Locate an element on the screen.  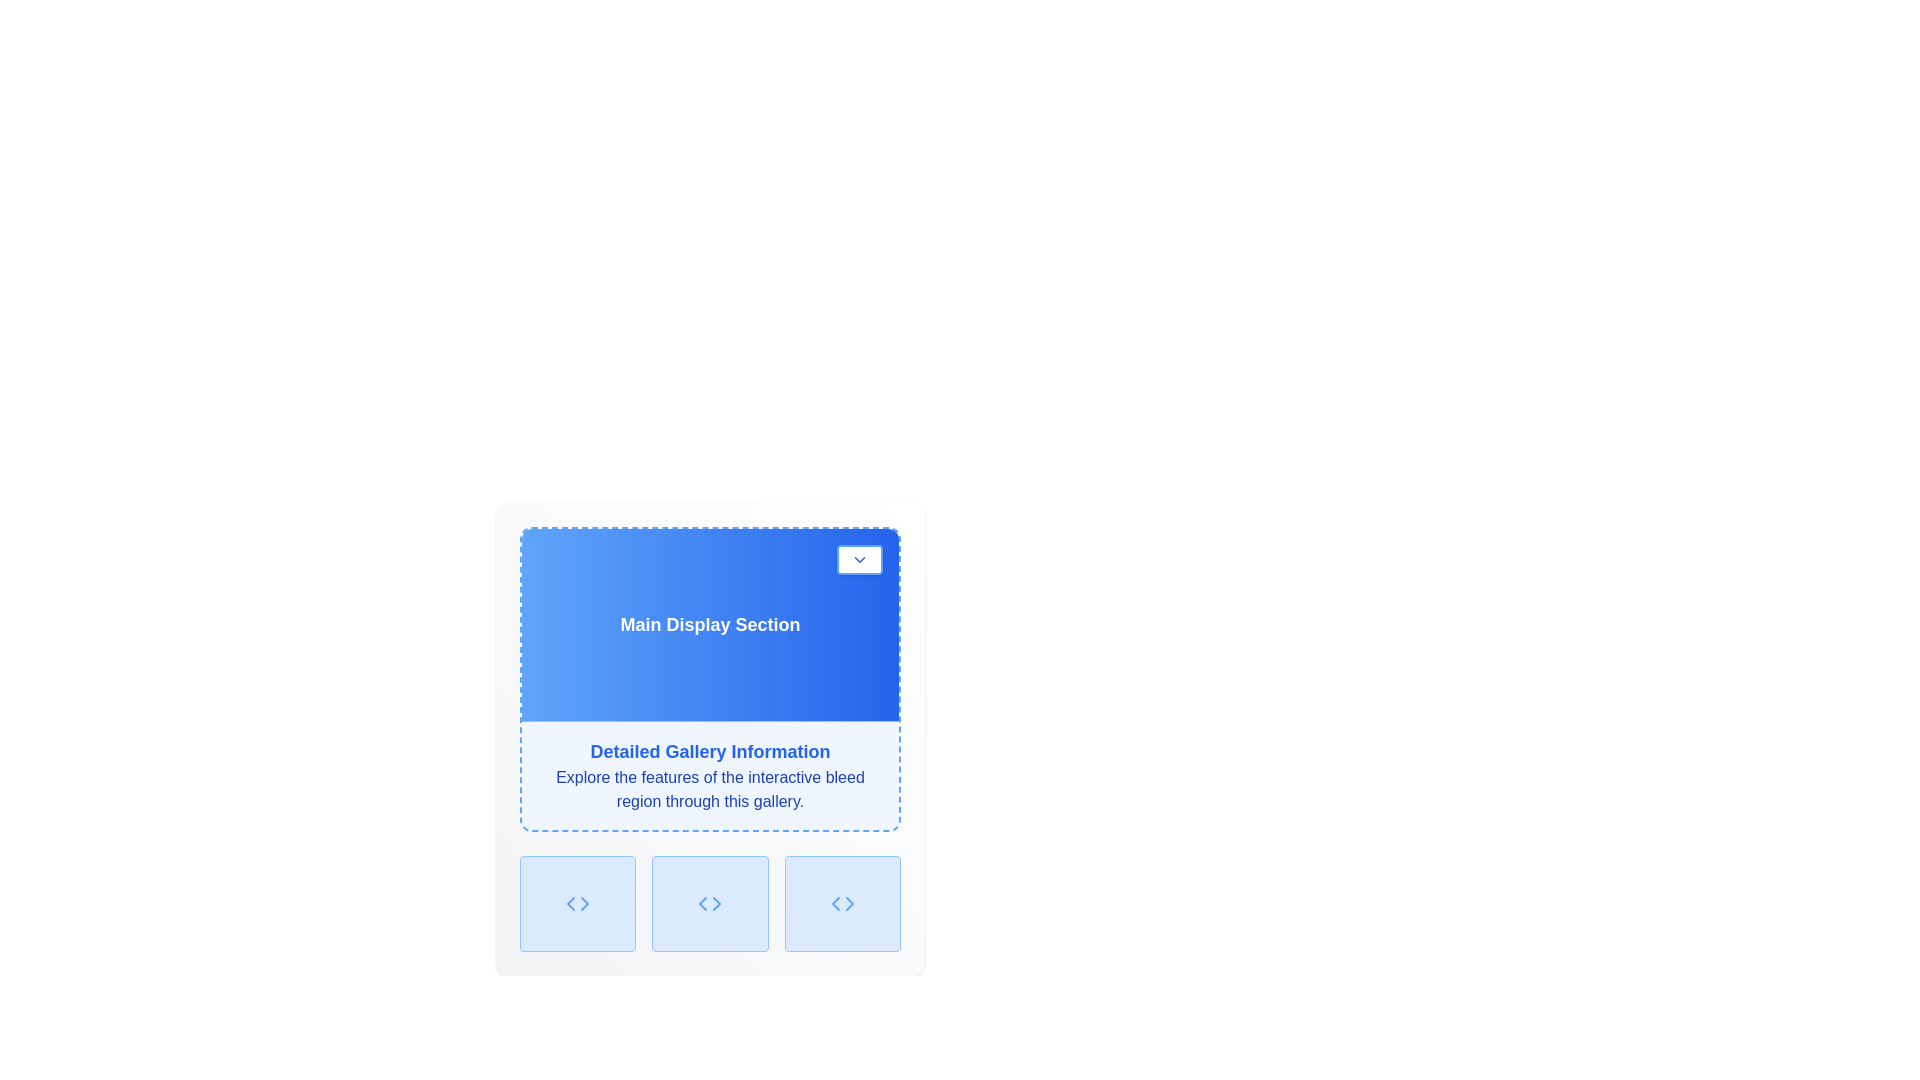
the interactive grid cell with an icon located is located at coordinates (710, 903).